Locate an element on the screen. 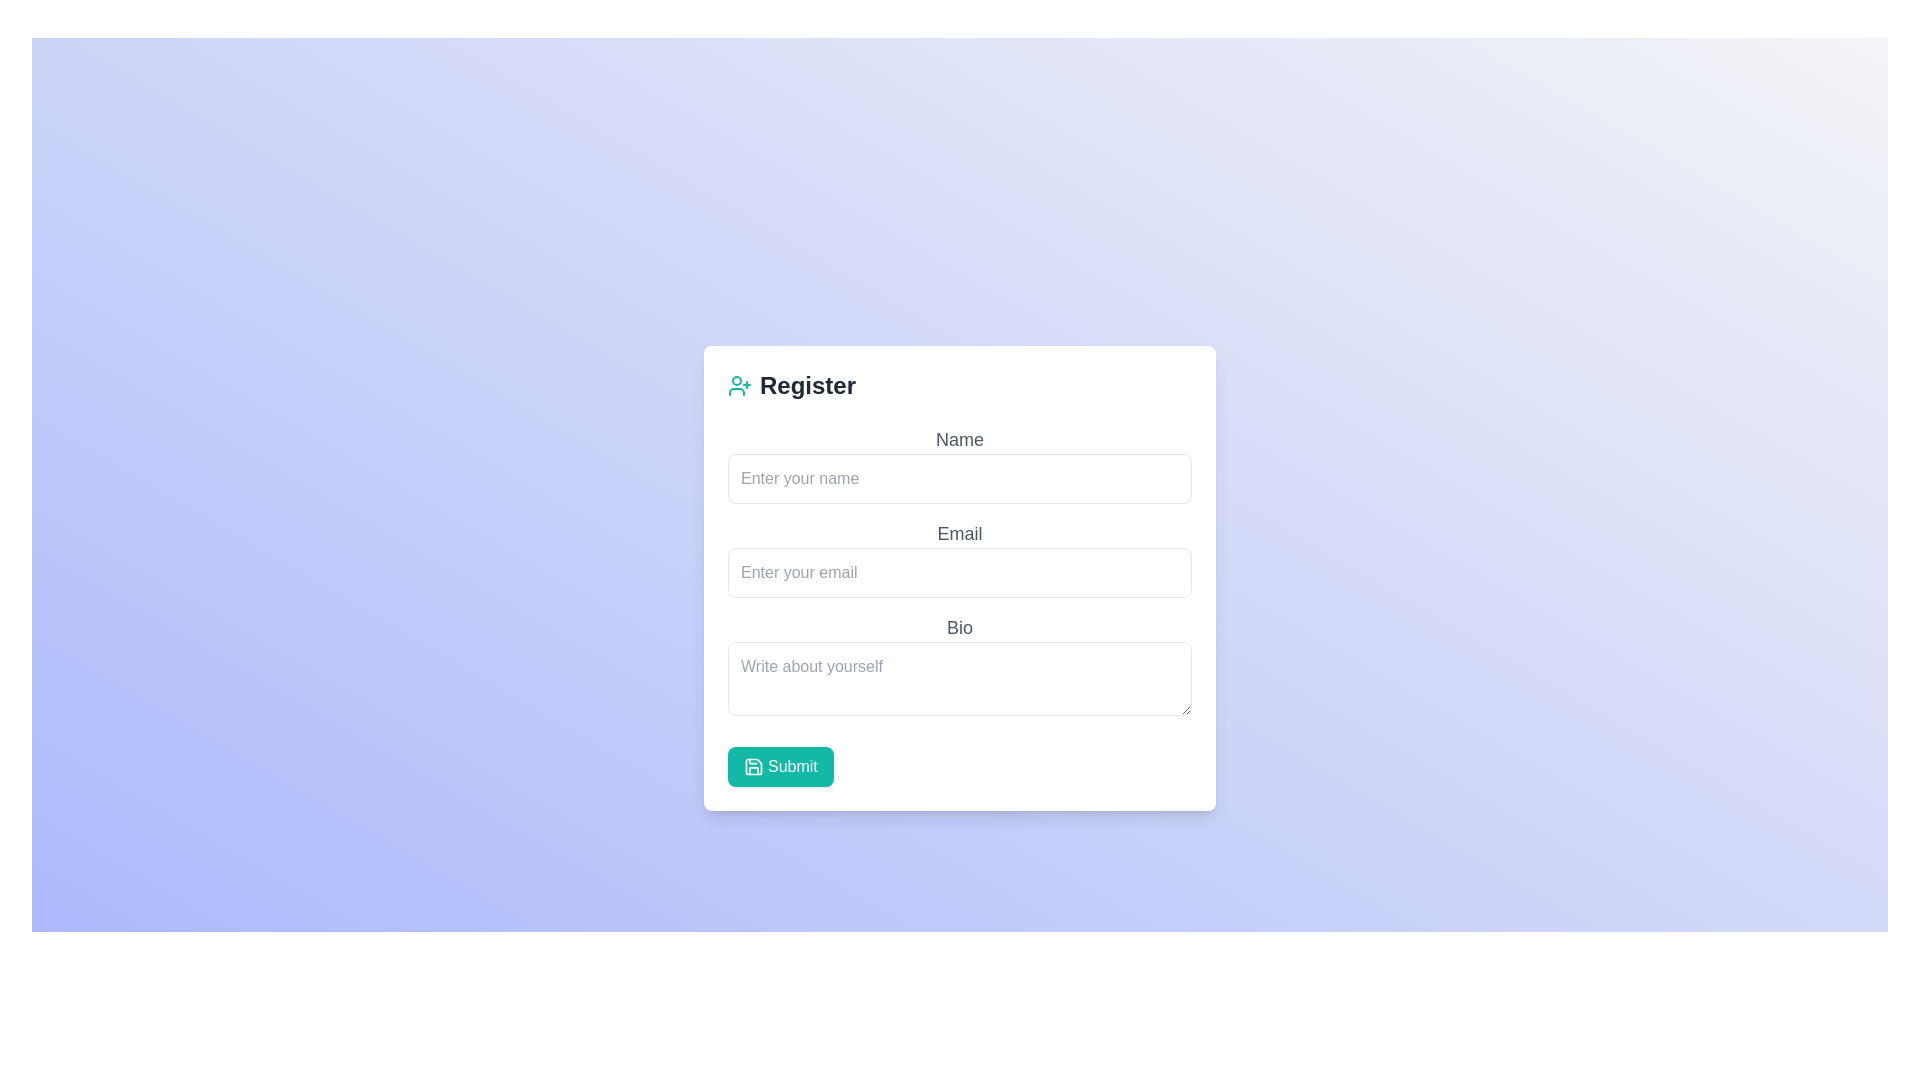  the floppy disk-shaped save icon within the 'Submit' button at the bottom of the form panel is located at coordinates (752, 765).